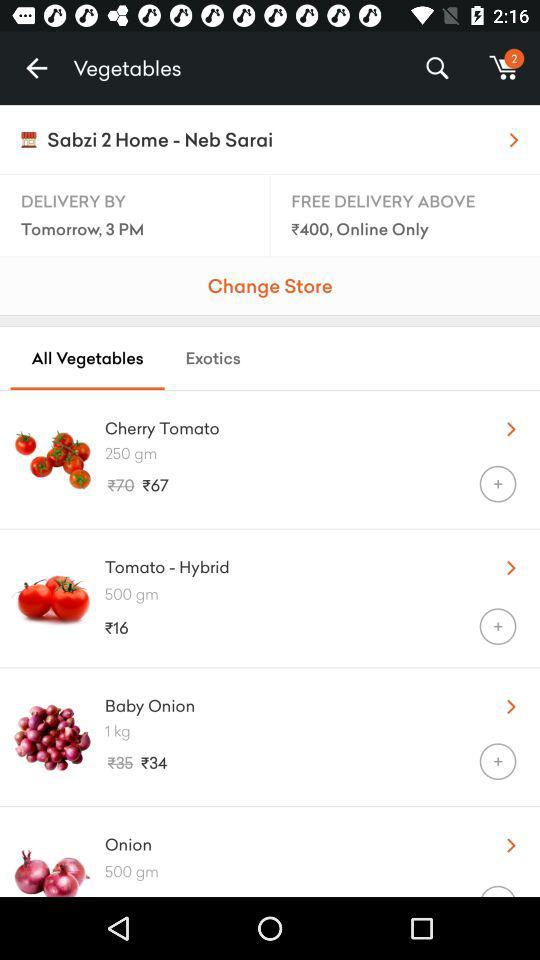  What do you see at coordinates (36, 68) in the screenshot?
I see `icon next to vegetables item` at bounding box center [36, 68].